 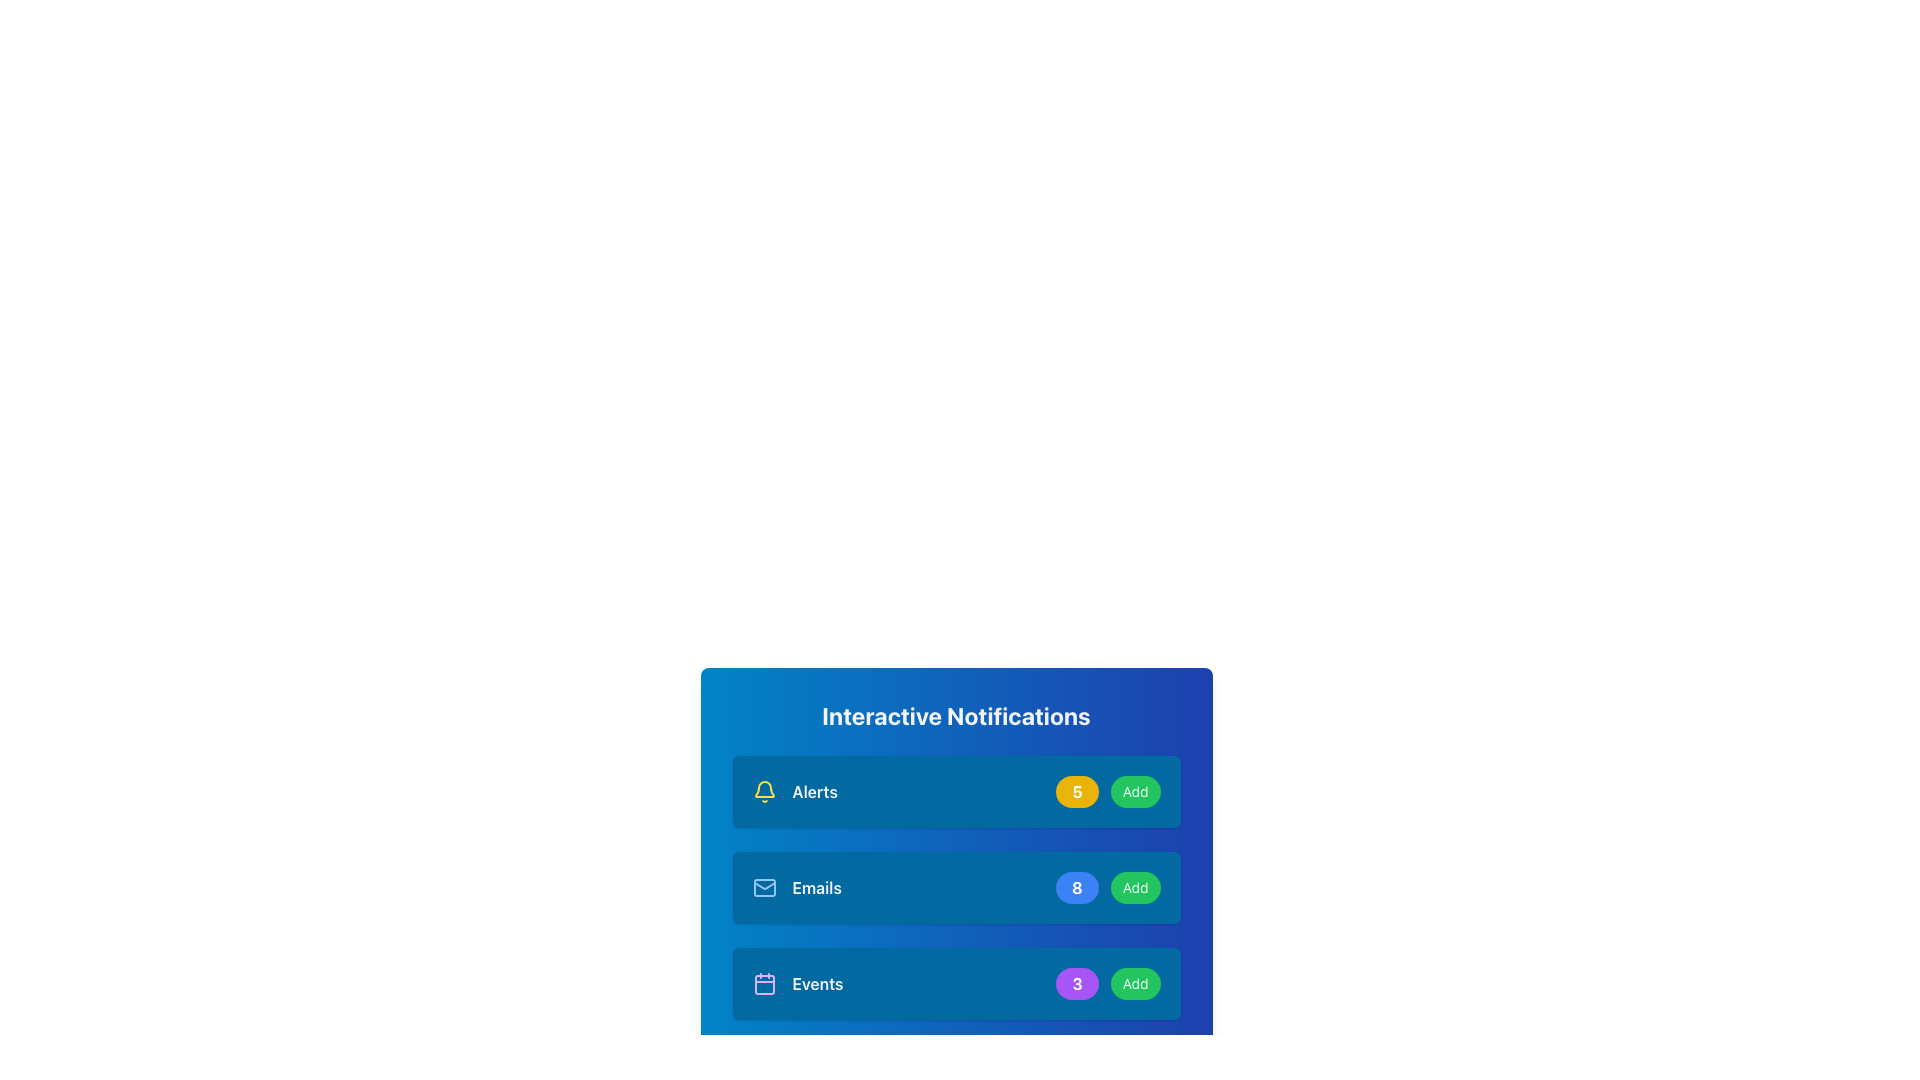 What do you see at coordinates (763, 983) in the screenshot?
I see `the blue rectangular area with rounded corners that is part of the calendar icon in the Events row` at bounding box center [763, 983].